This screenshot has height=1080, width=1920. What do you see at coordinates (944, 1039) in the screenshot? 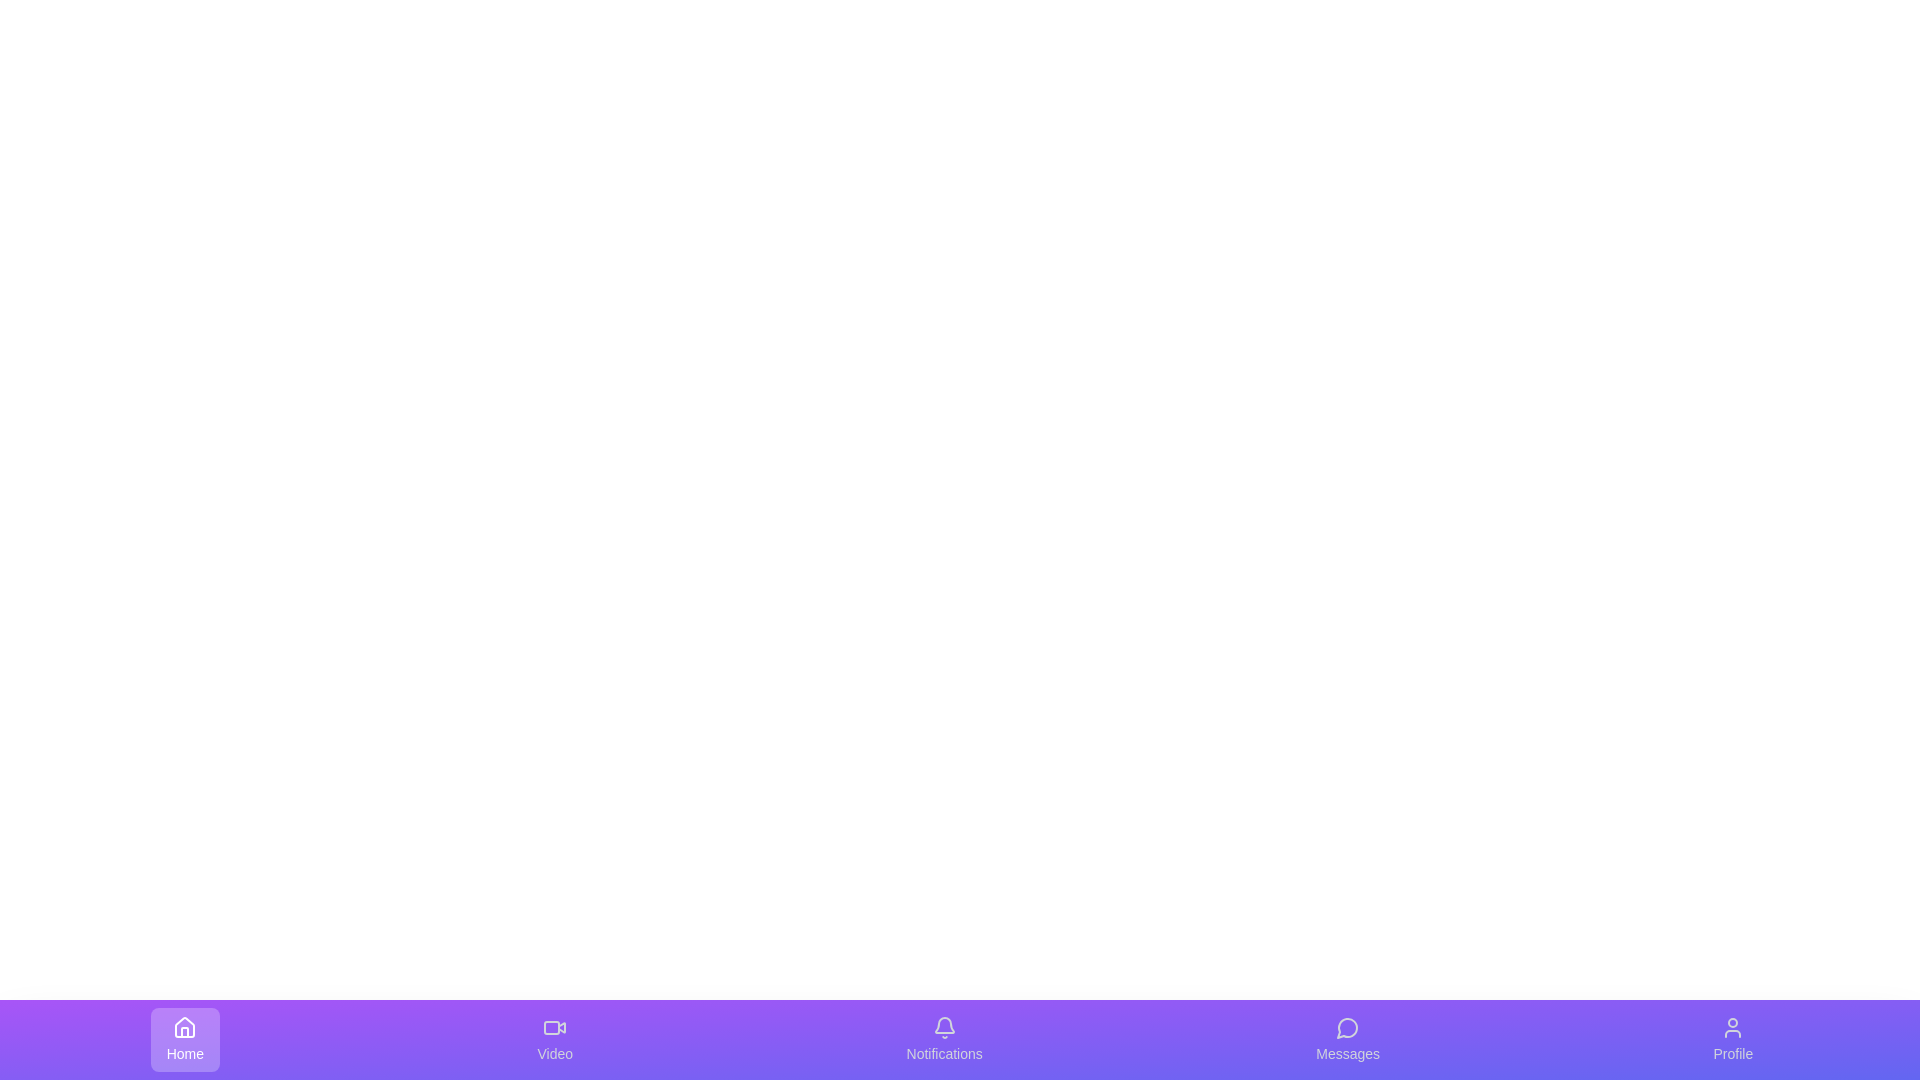
I see `the icon for Notifications to trigger visual feedback` at bounding box center [944, 1039].